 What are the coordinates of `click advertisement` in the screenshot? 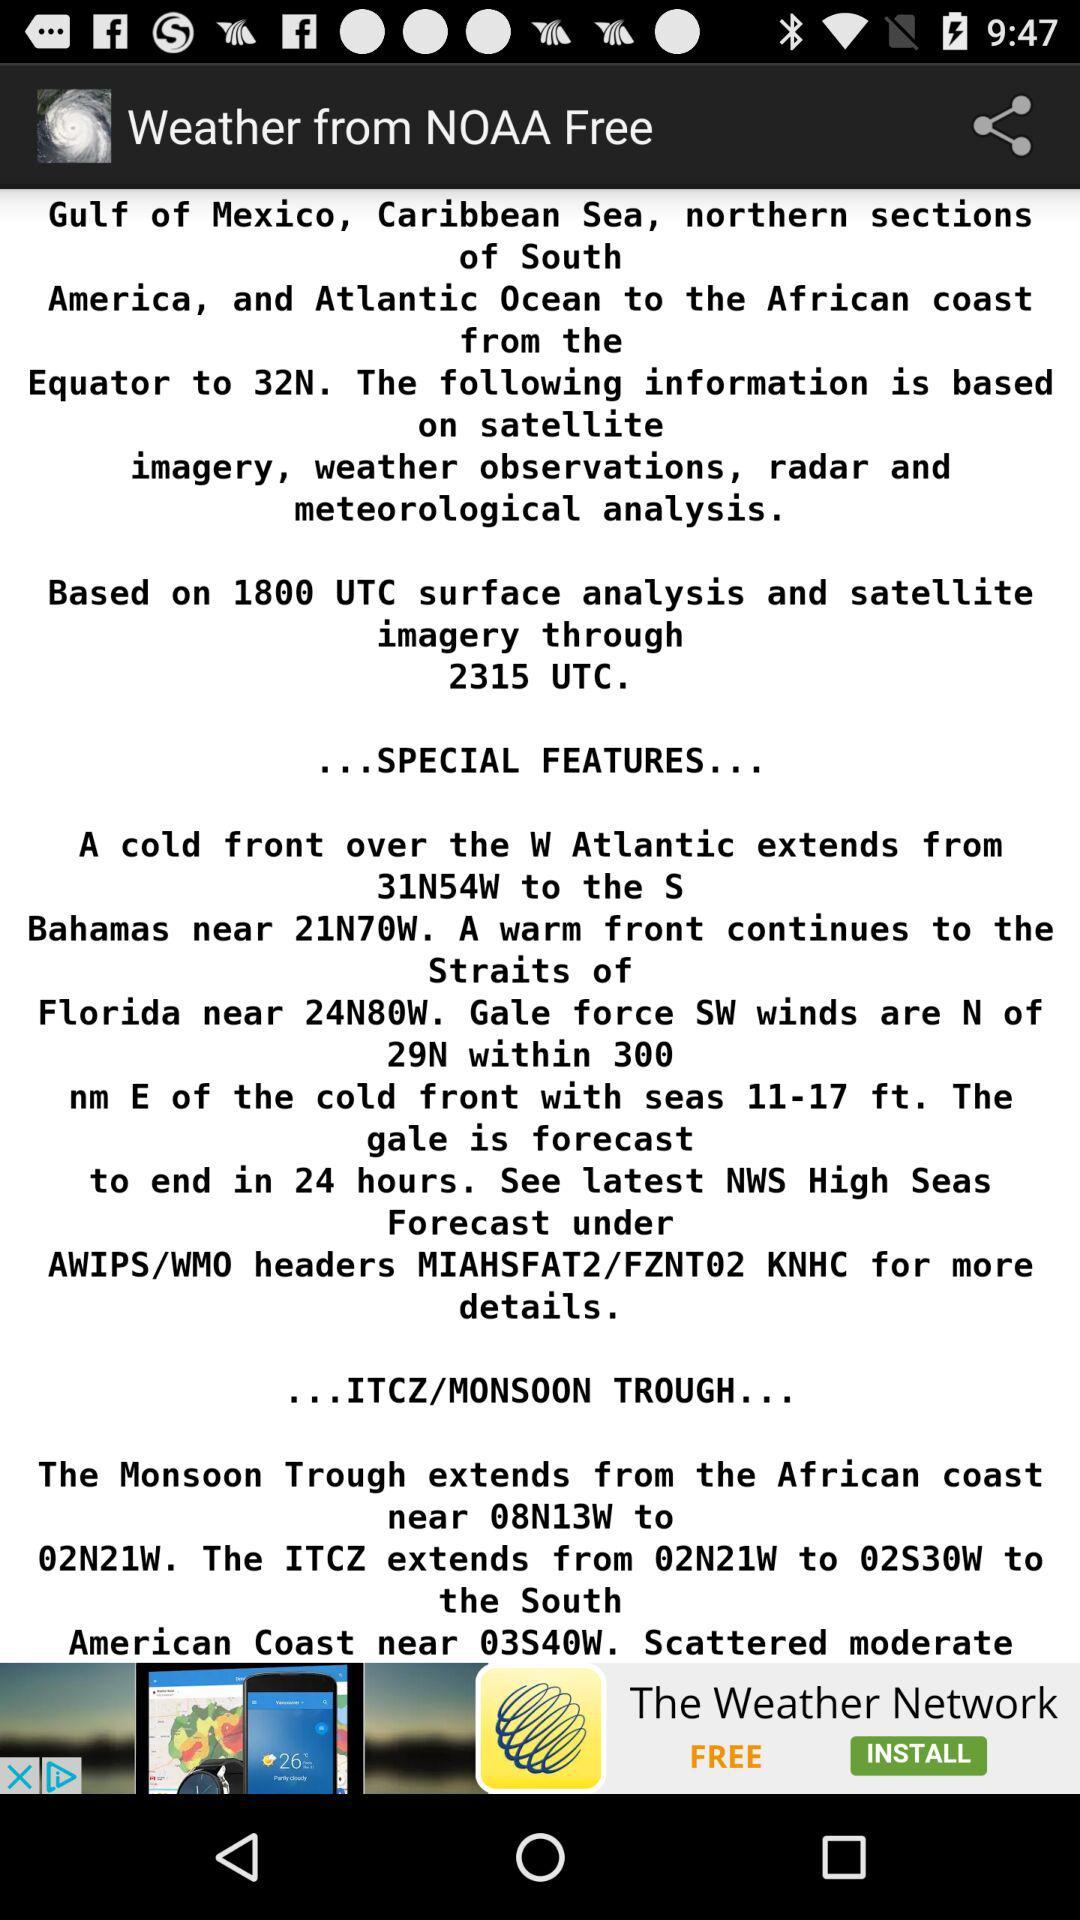 It's located at (540, 1727).